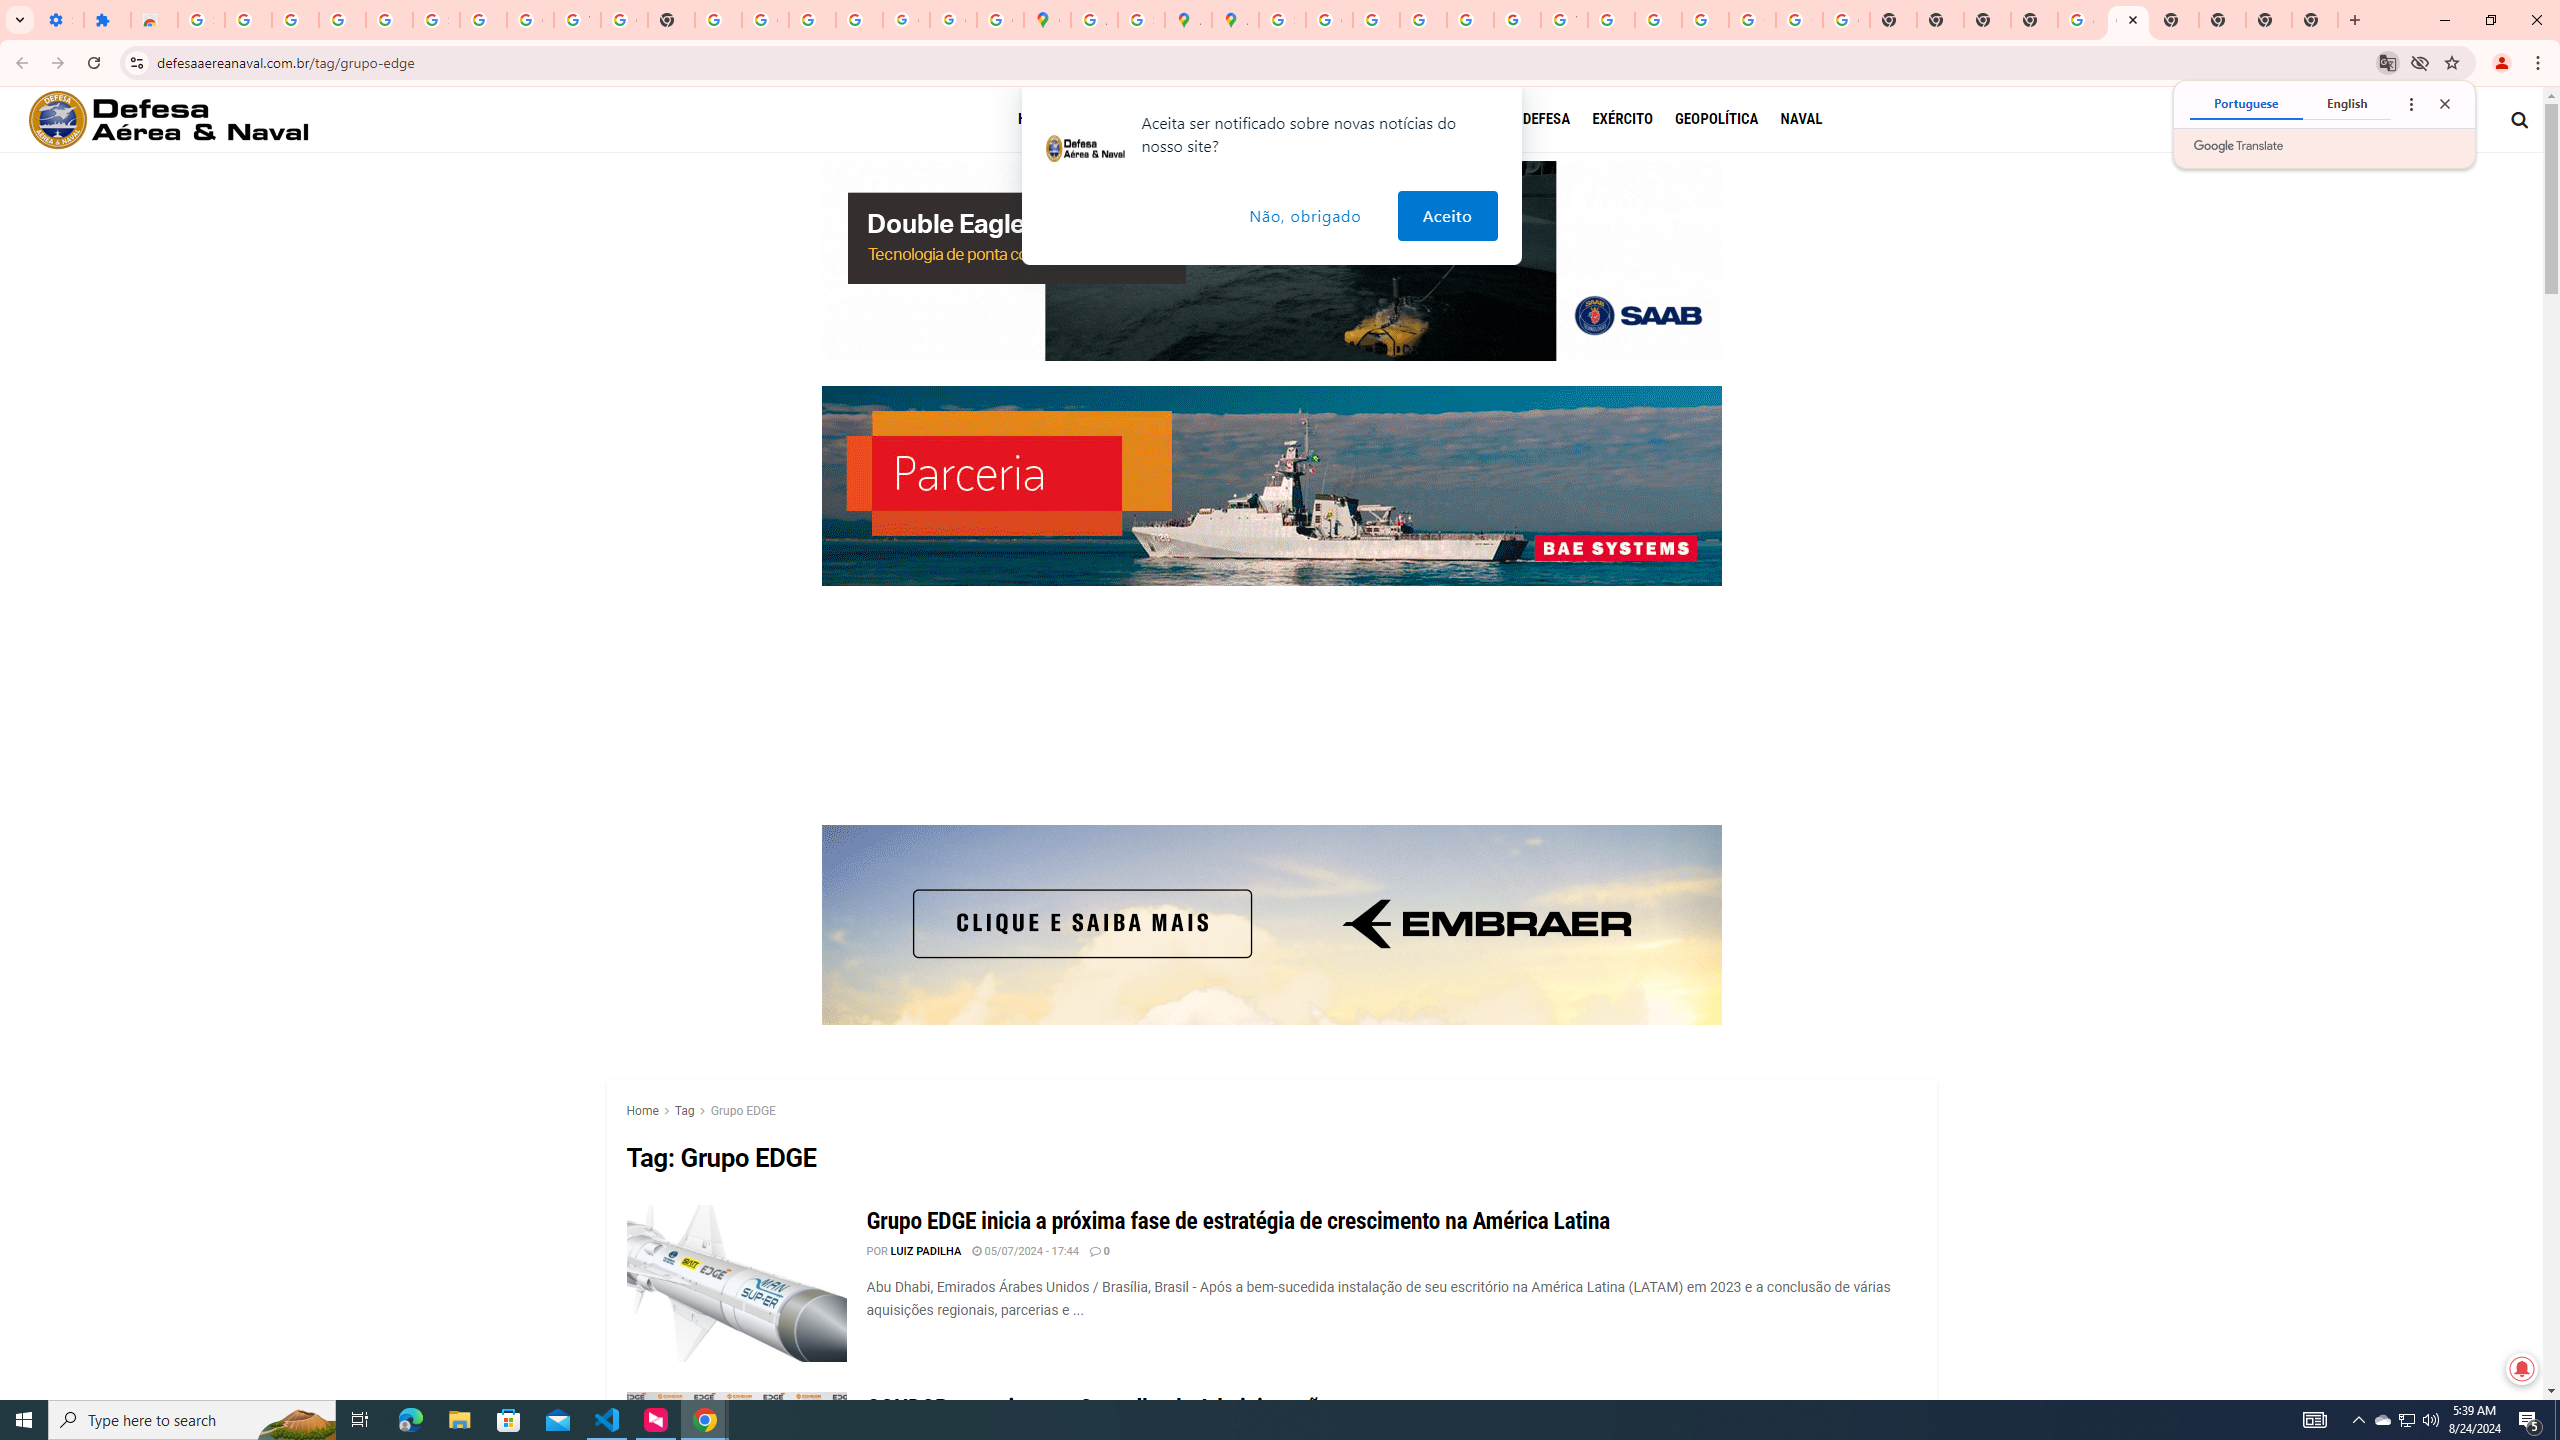  Describe the element at coordinates (1799, 118) in the screenshot. I see `'NAVAL'` at that location.